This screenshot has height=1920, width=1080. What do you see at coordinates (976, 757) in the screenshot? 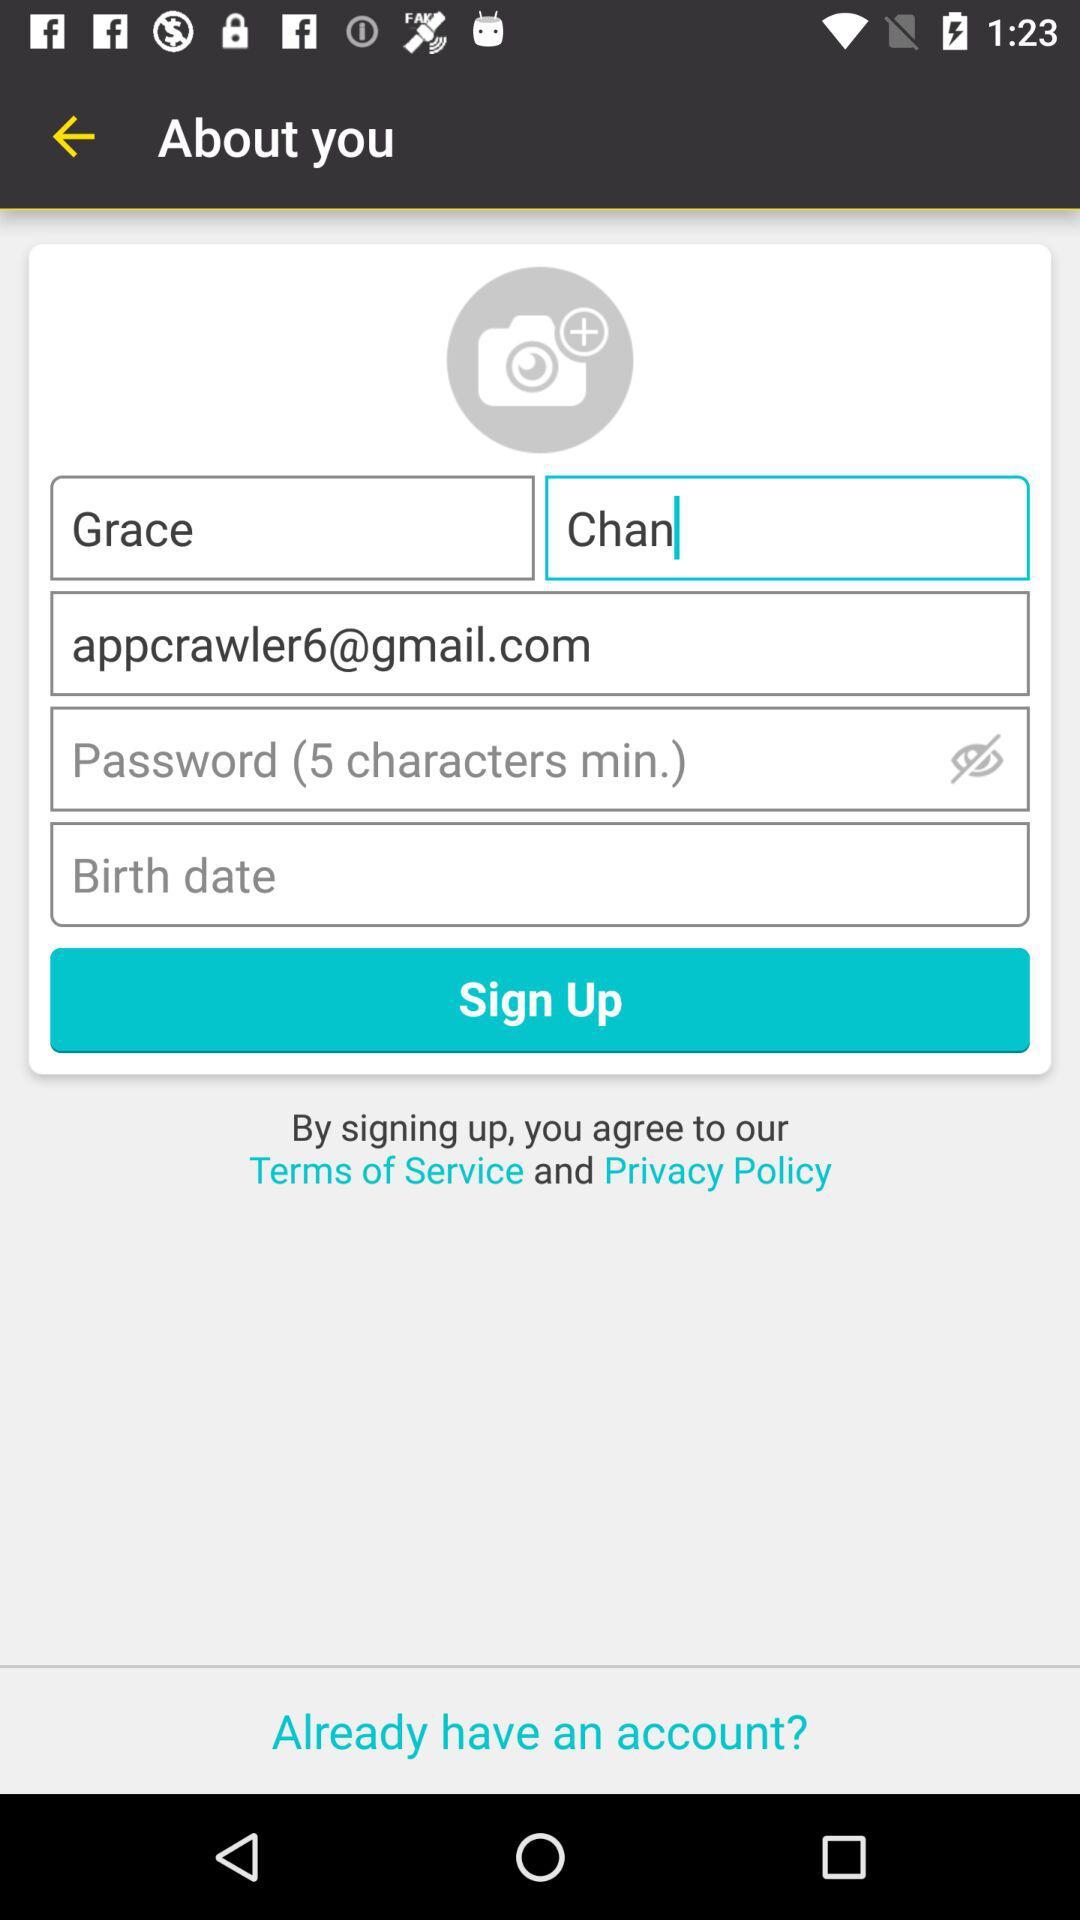
I see `show password` at bounding box center [976, 757].